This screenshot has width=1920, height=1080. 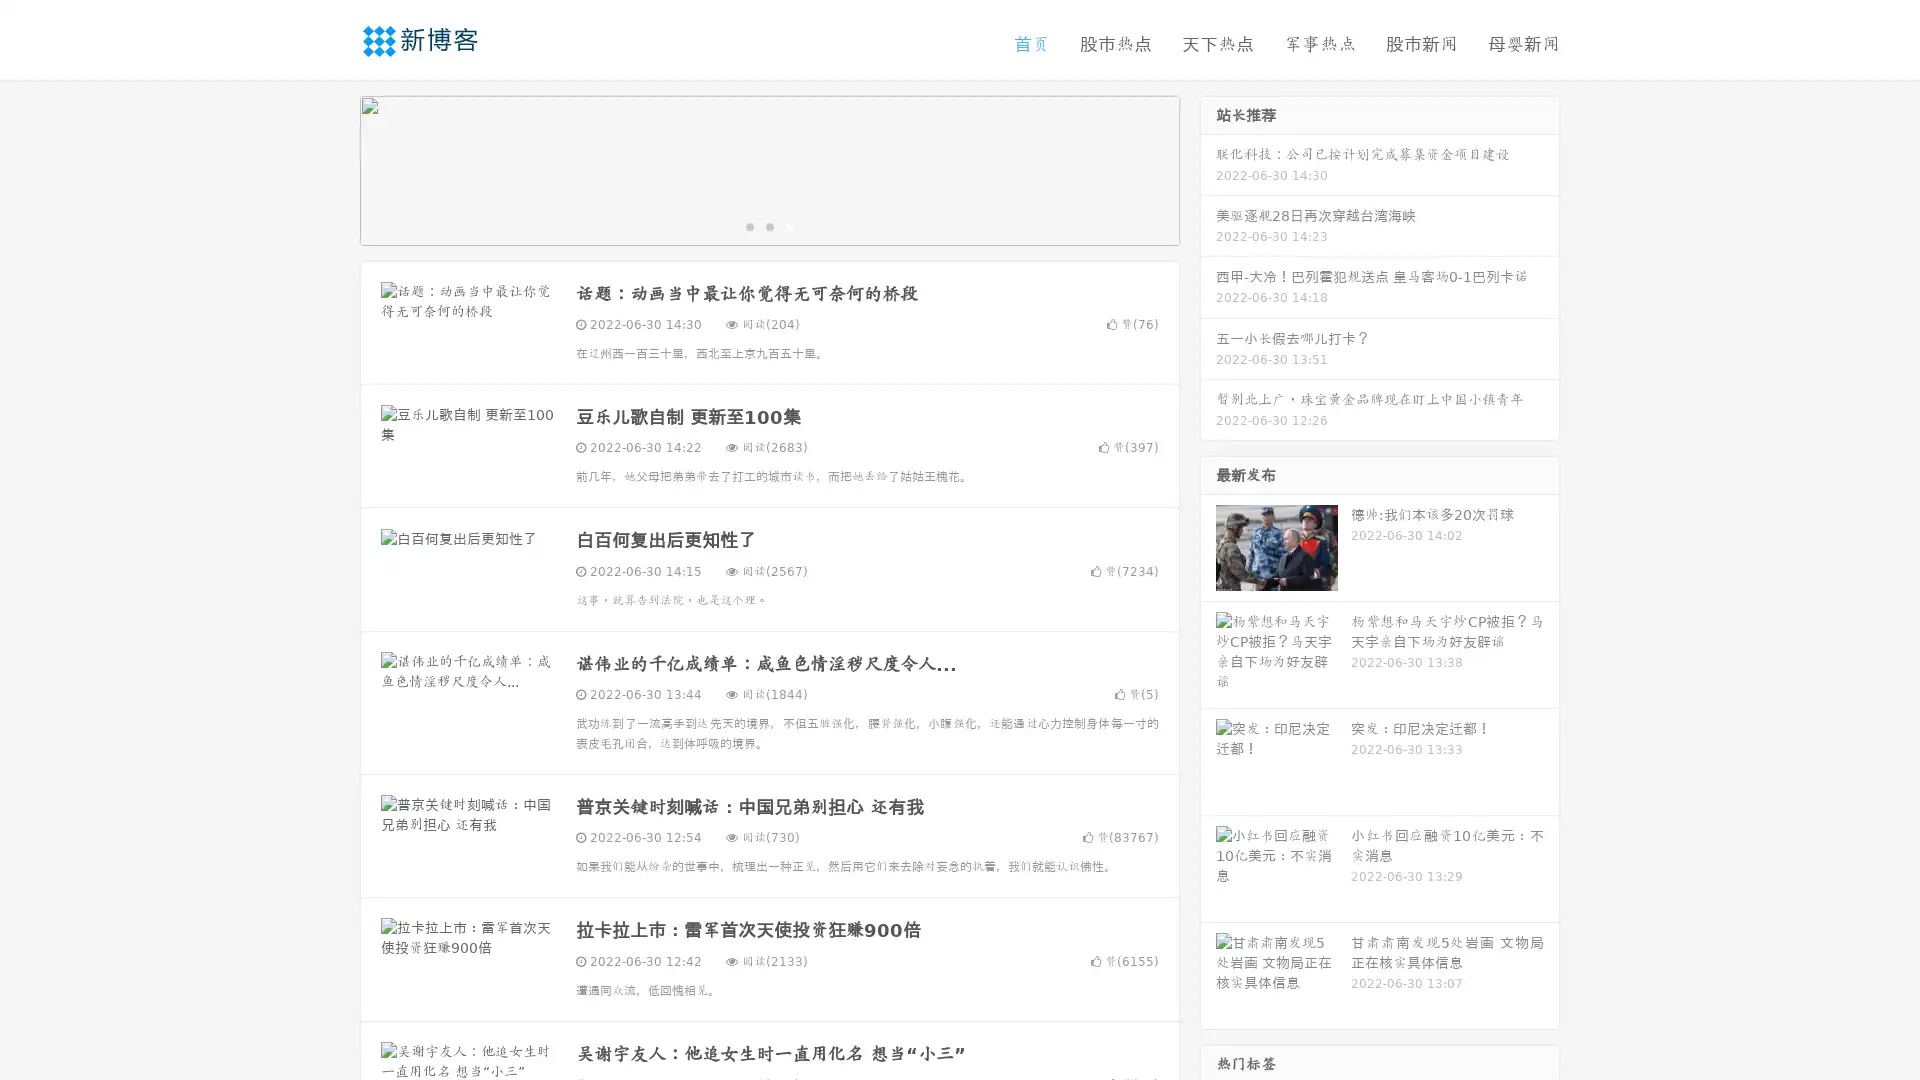 What do you see at coordinates (768, 225) in the screenshot?
I see `Go to slide 2` at bounding box center [768, 225].